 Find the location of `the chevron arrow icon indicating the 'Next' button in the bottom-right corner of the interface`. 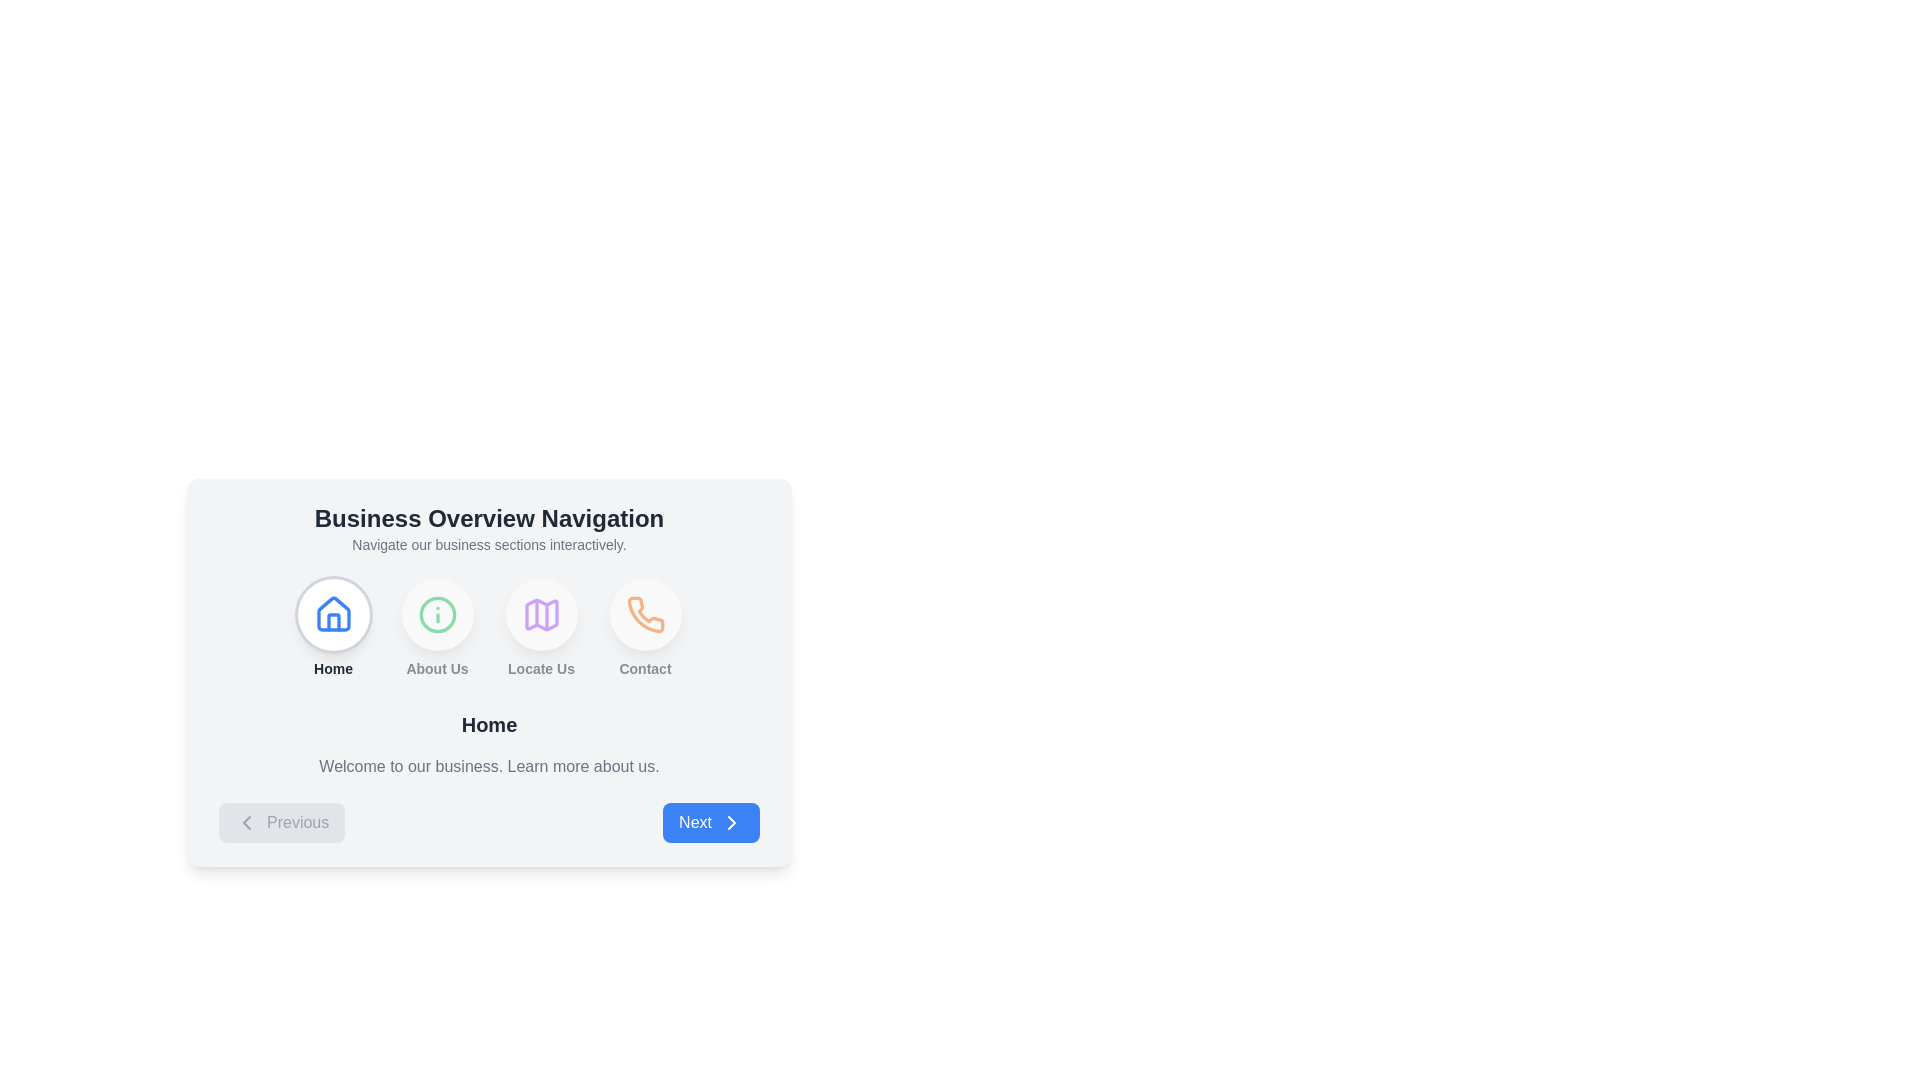

the chevron arrow icon indicating the 'Next' button in the bottom-right corner of the interface is located at coordinates (730, 822).